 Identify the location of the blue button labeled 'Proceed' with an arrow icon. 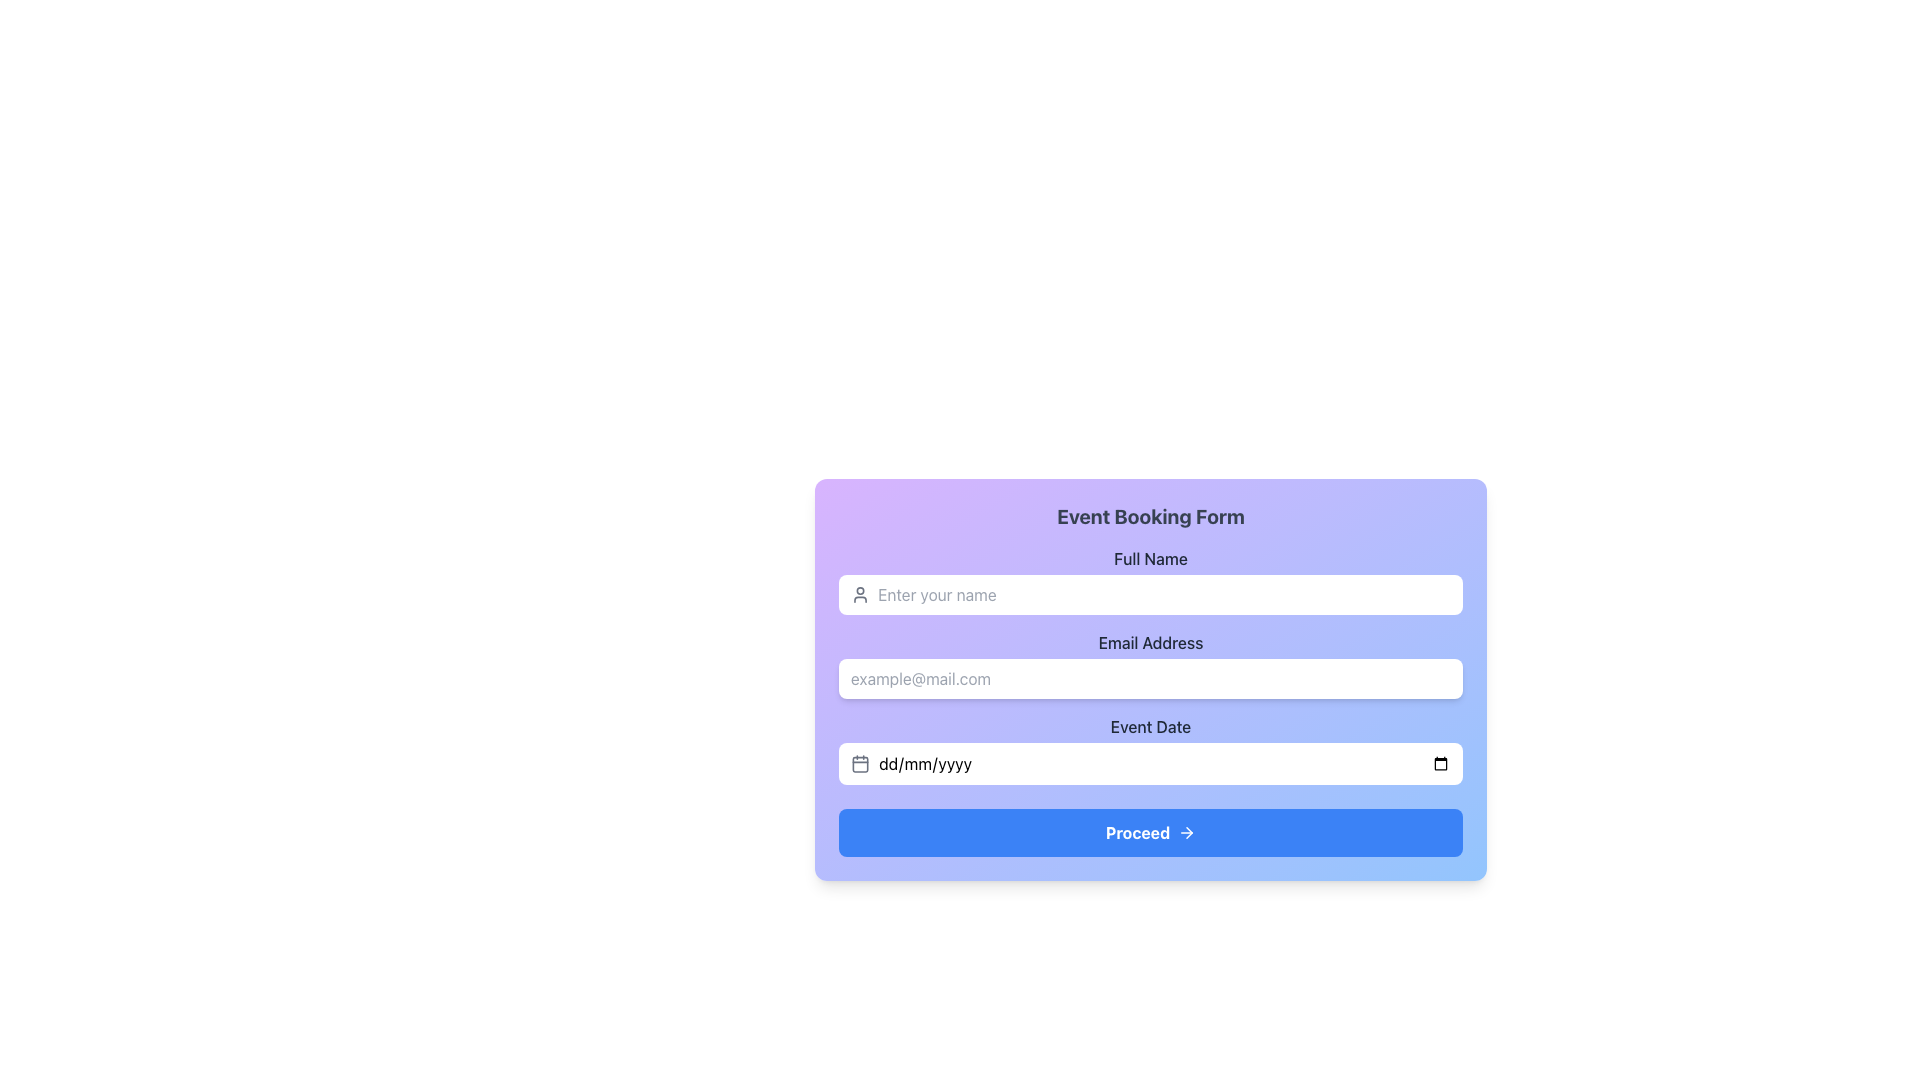
(1151, 833).